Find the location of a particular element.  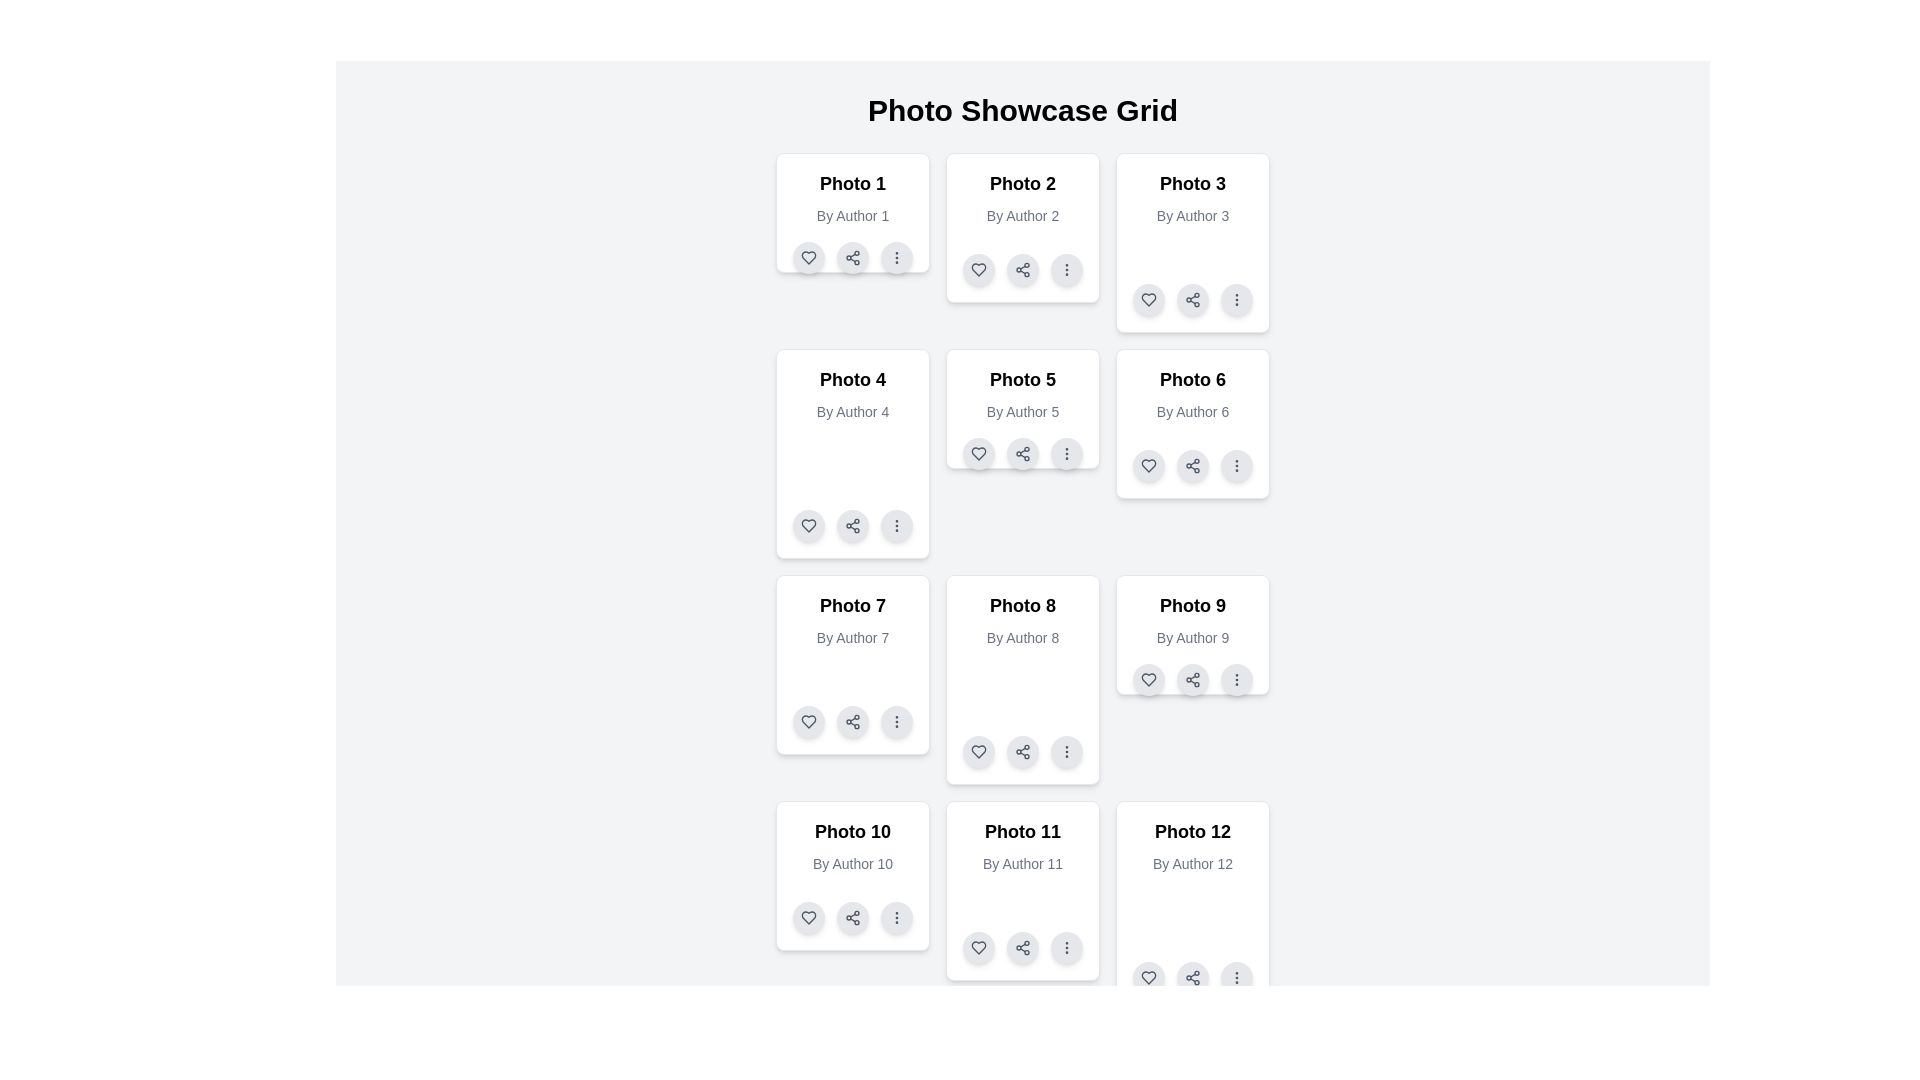

the text label that serves as a heading for the associated photo content, located at the bottom right of the layout grid is located at coordinates (1193, 832).